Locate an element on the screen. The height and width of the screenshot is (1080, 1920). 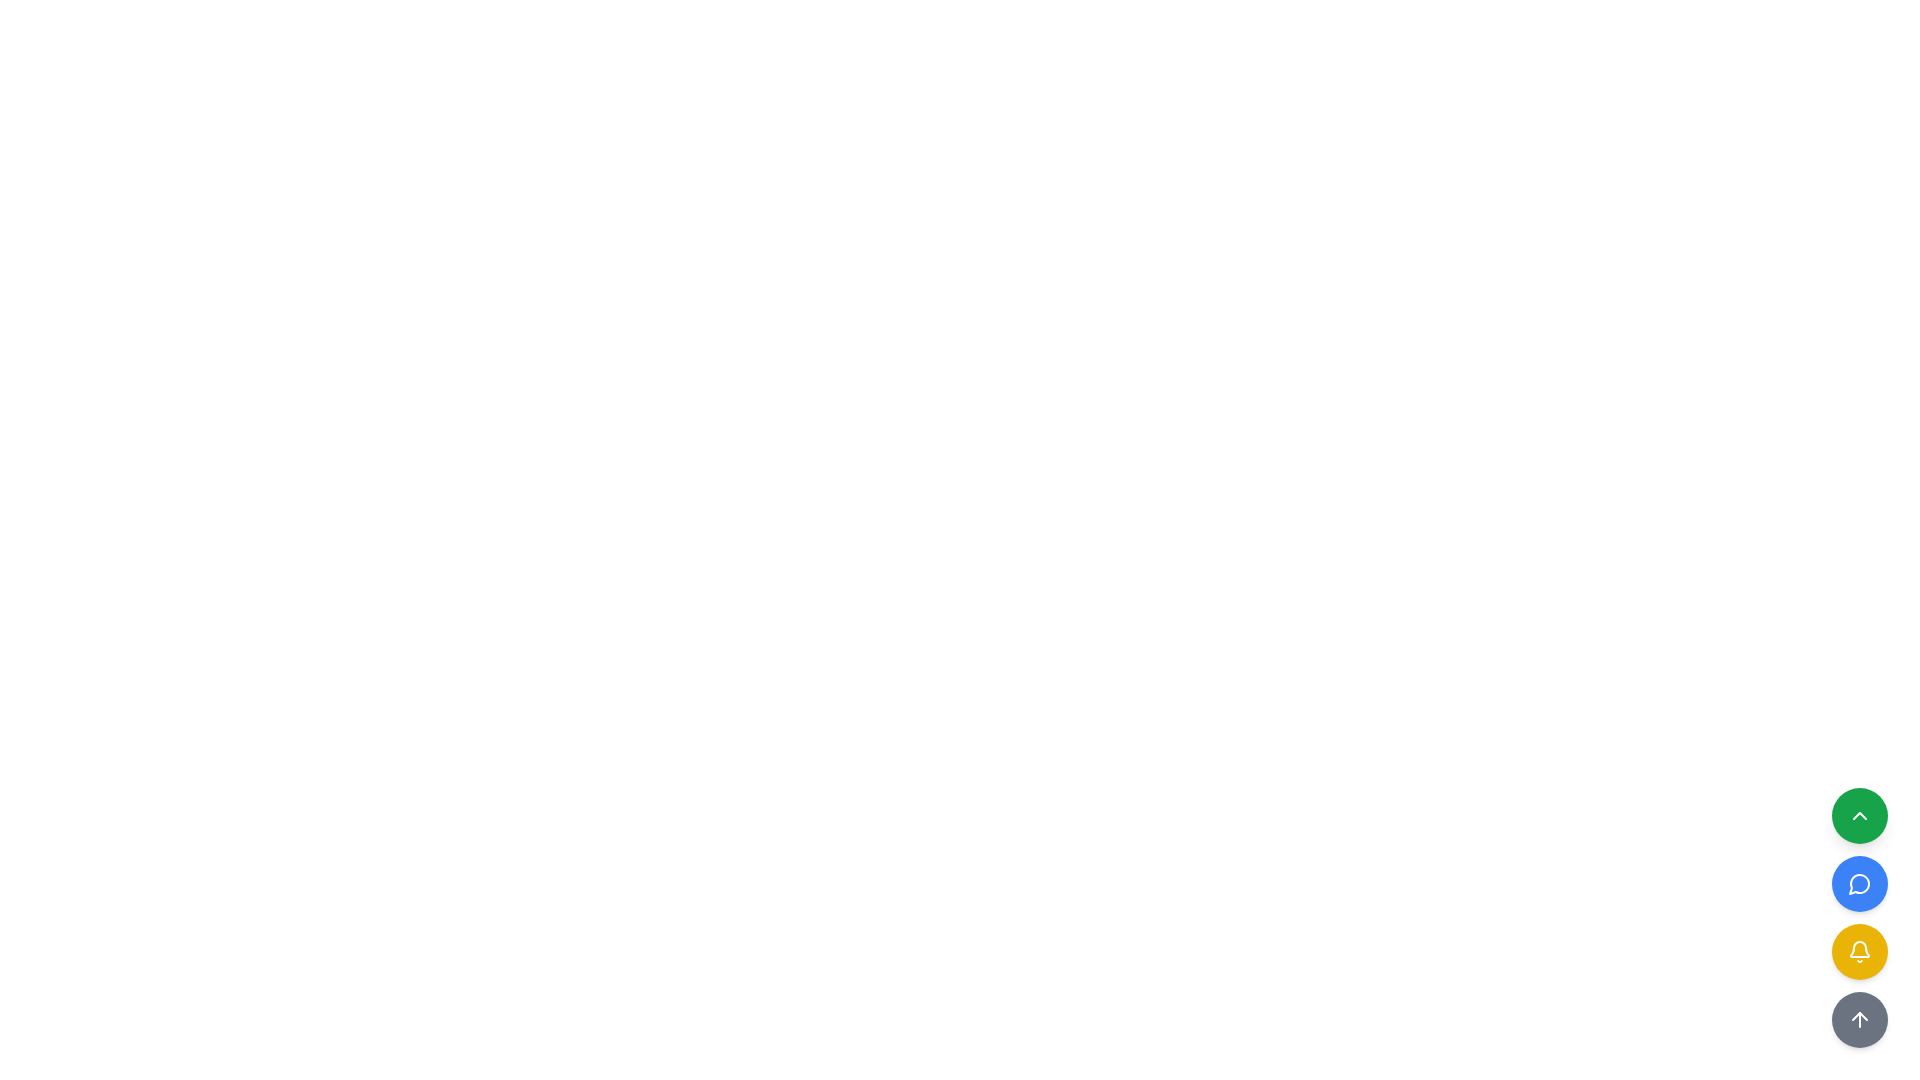
the yellow notification bell button located is located at coordinates (1859, 918).